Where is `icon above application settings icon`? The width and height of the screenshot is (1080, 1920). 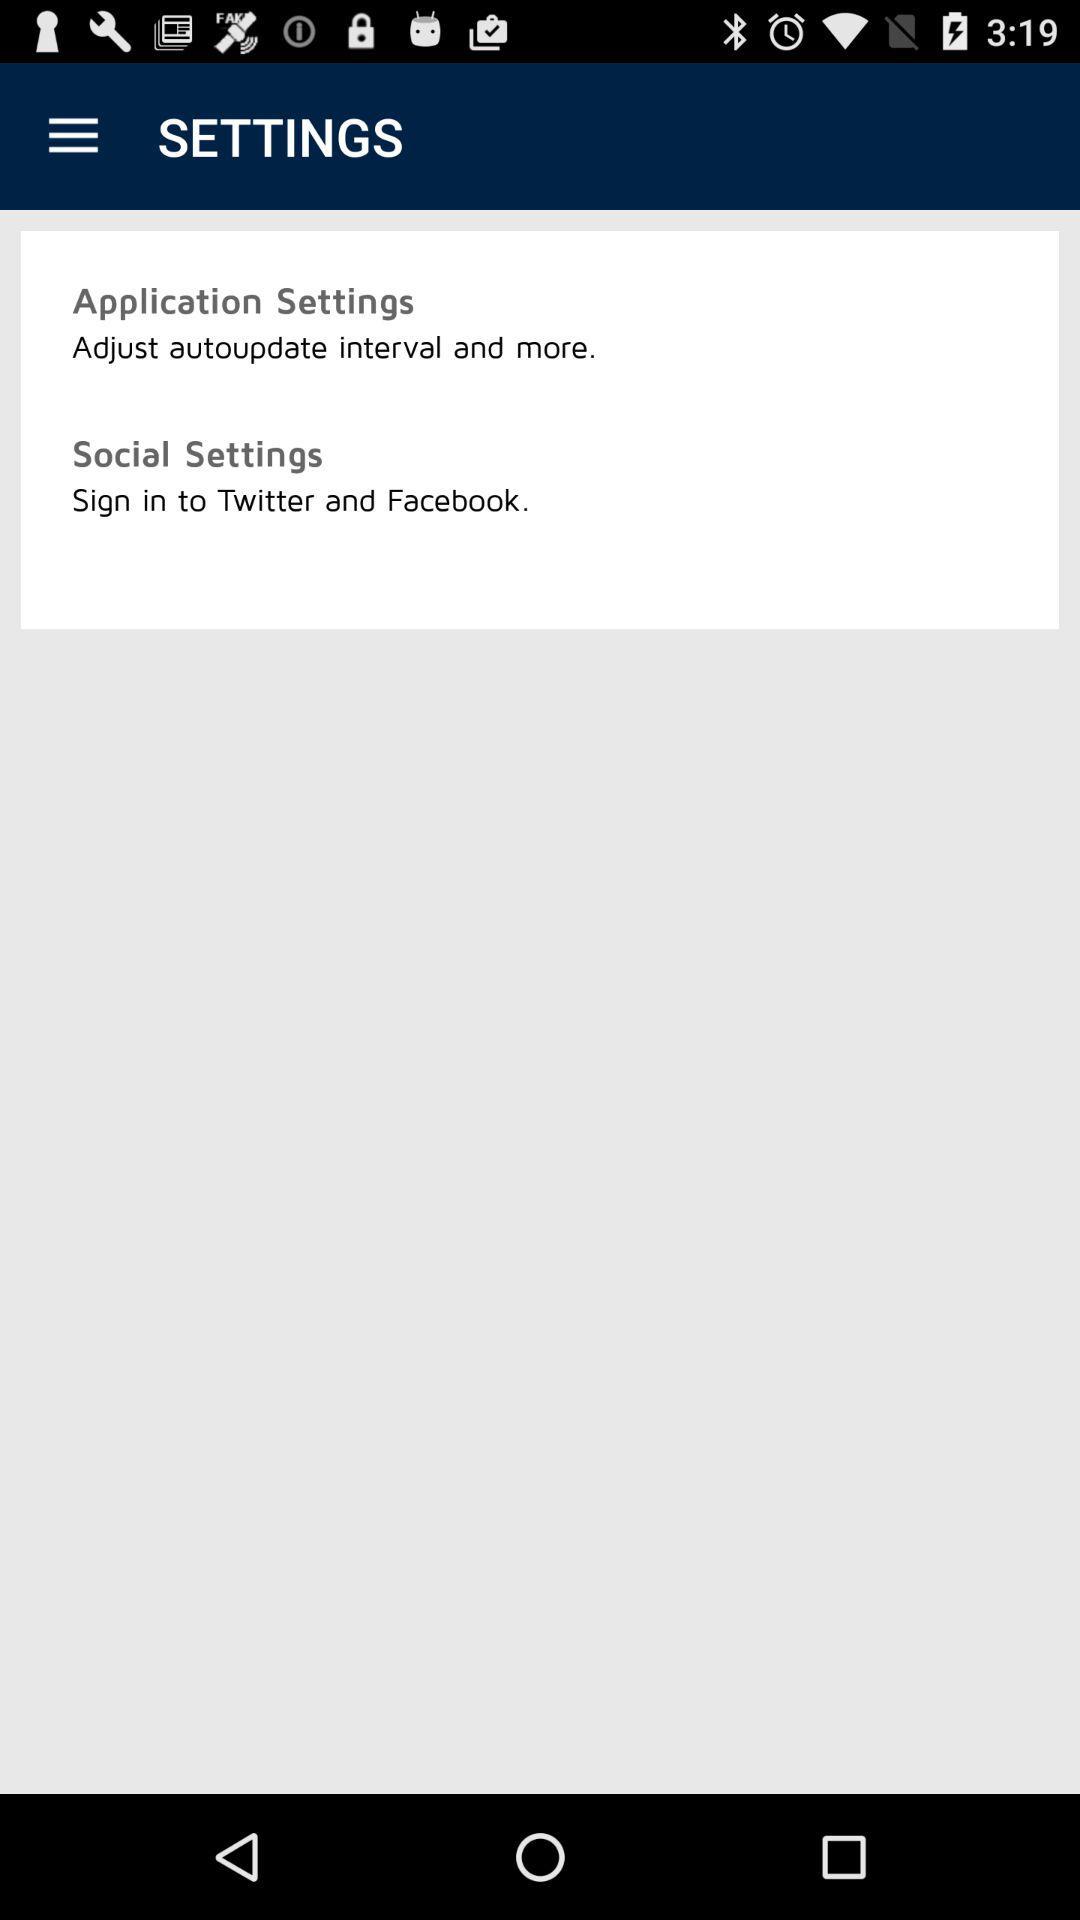 icon above application settings icon is located at coordinates (72, 135).